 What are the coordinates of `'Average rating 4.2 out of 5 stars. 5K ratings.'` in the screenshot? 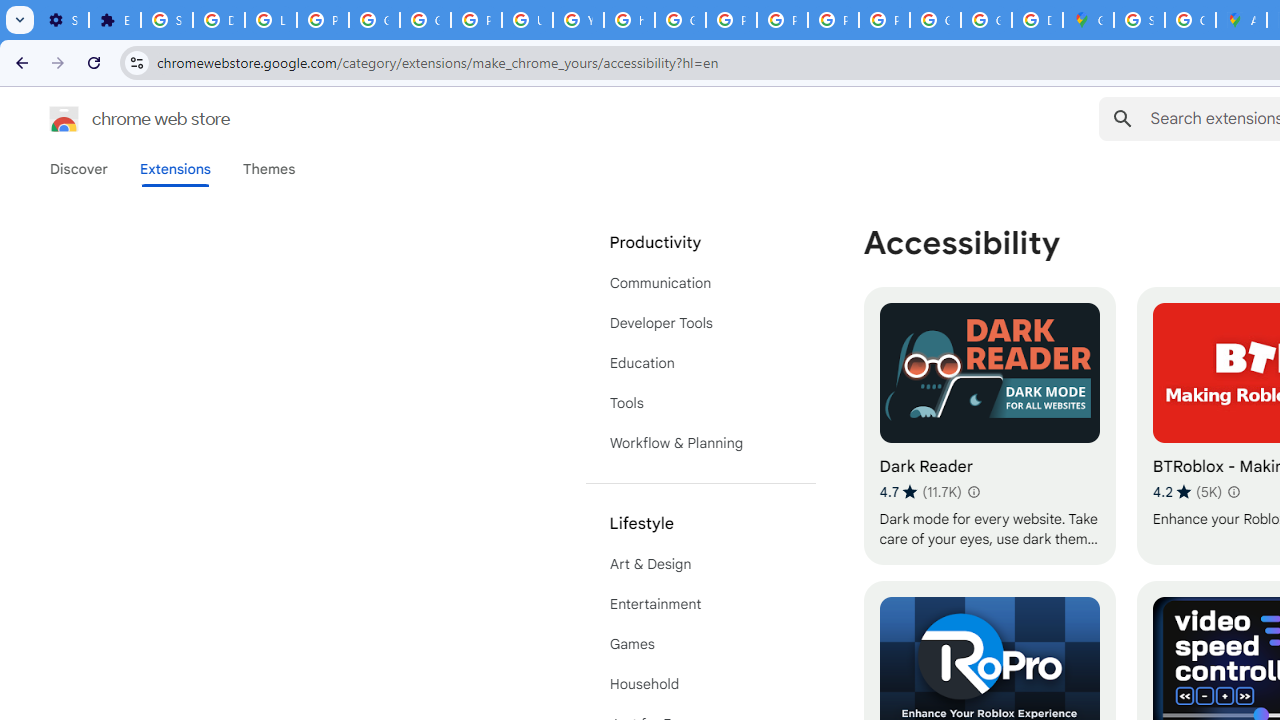 It's located at (1187, 491).